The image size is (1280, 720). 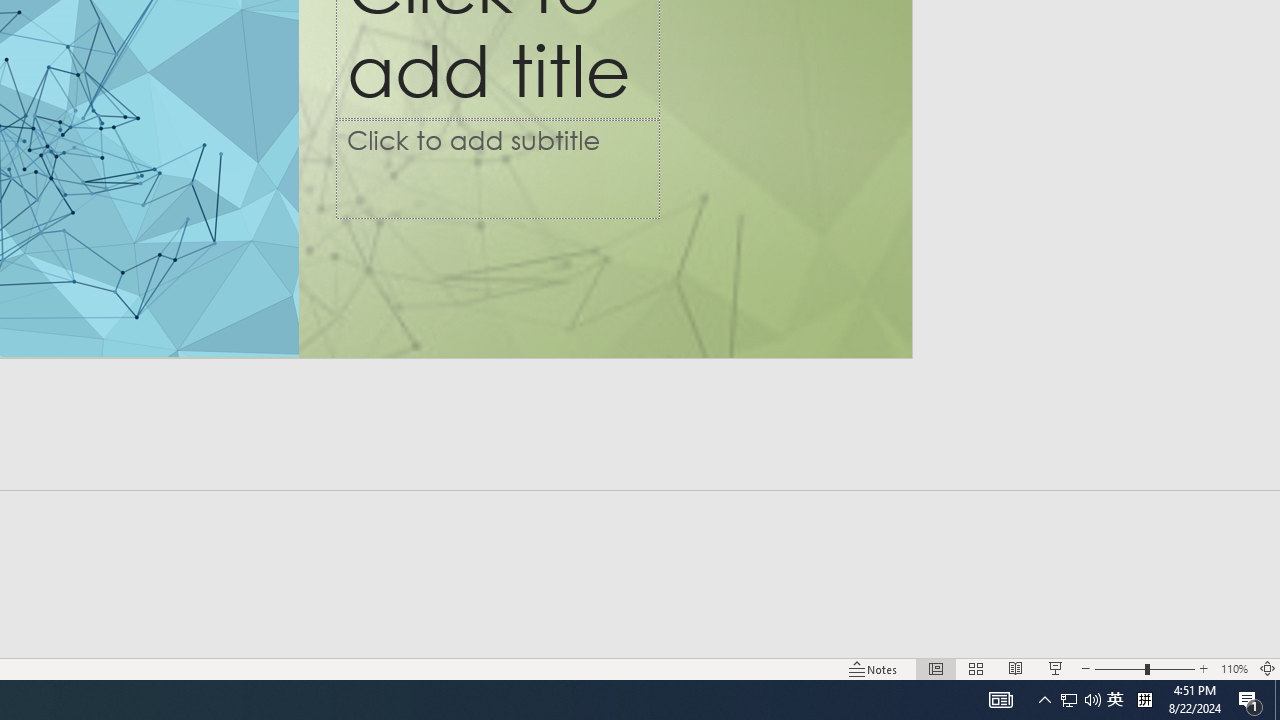 I want to click on 'Reading View', so click(x=1015, y=669).